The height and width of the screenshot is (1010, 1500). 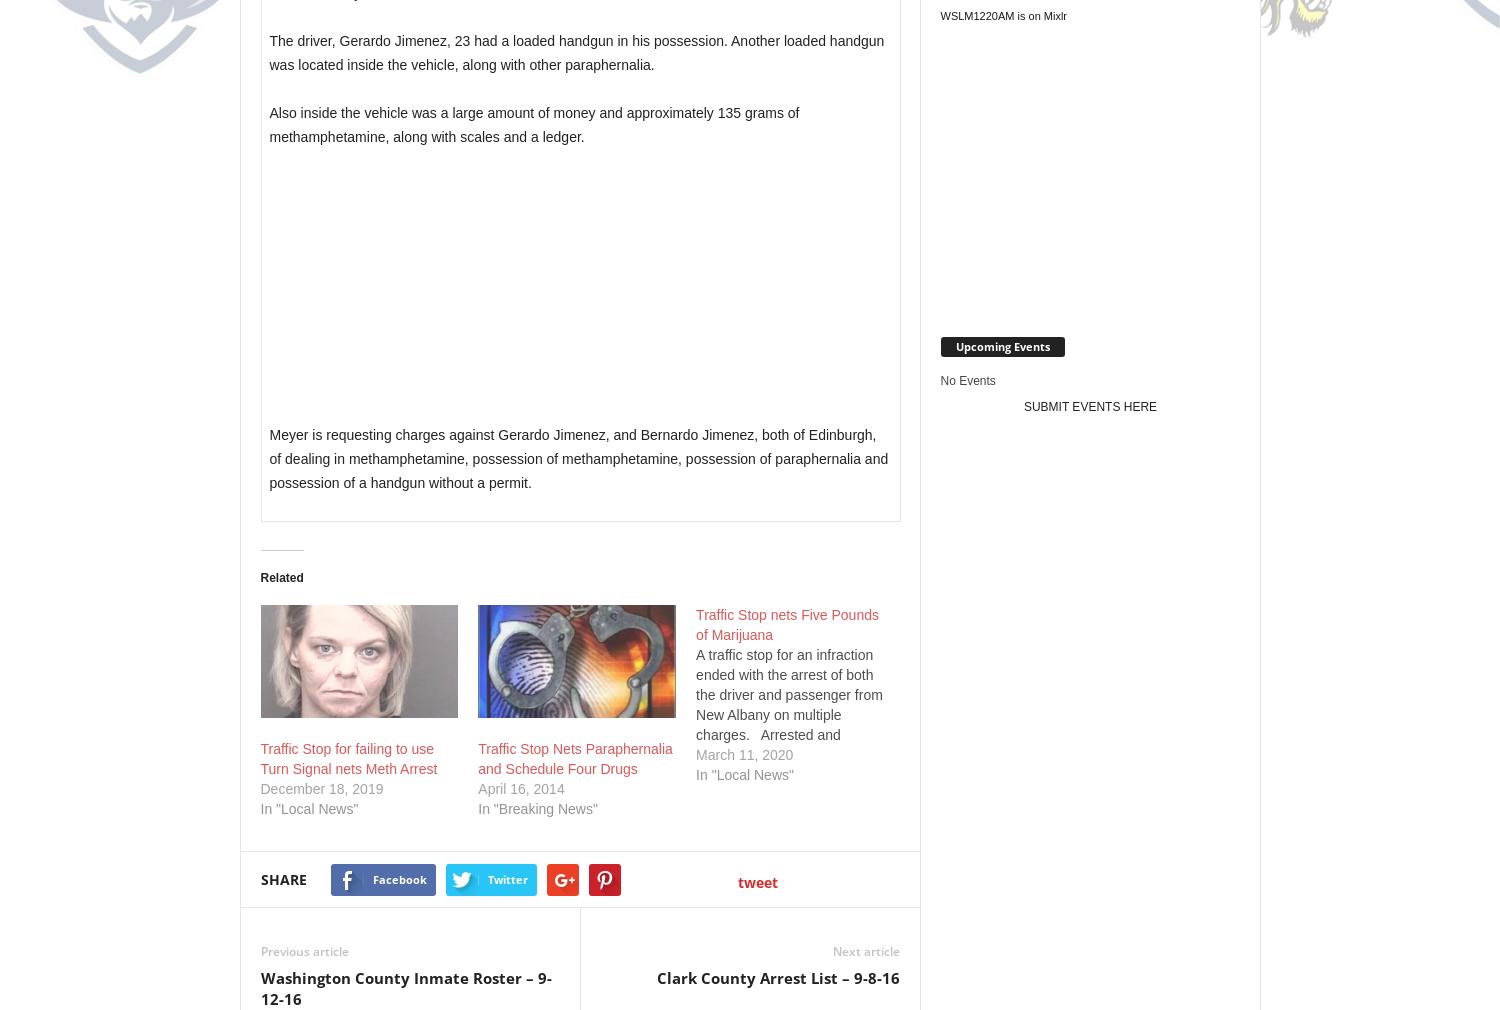 What do you see at coordinates (777, 977) in the screenshot?
I see `'Clark County Arrest List – 9-8-16'` at bounding box center [777, 977].